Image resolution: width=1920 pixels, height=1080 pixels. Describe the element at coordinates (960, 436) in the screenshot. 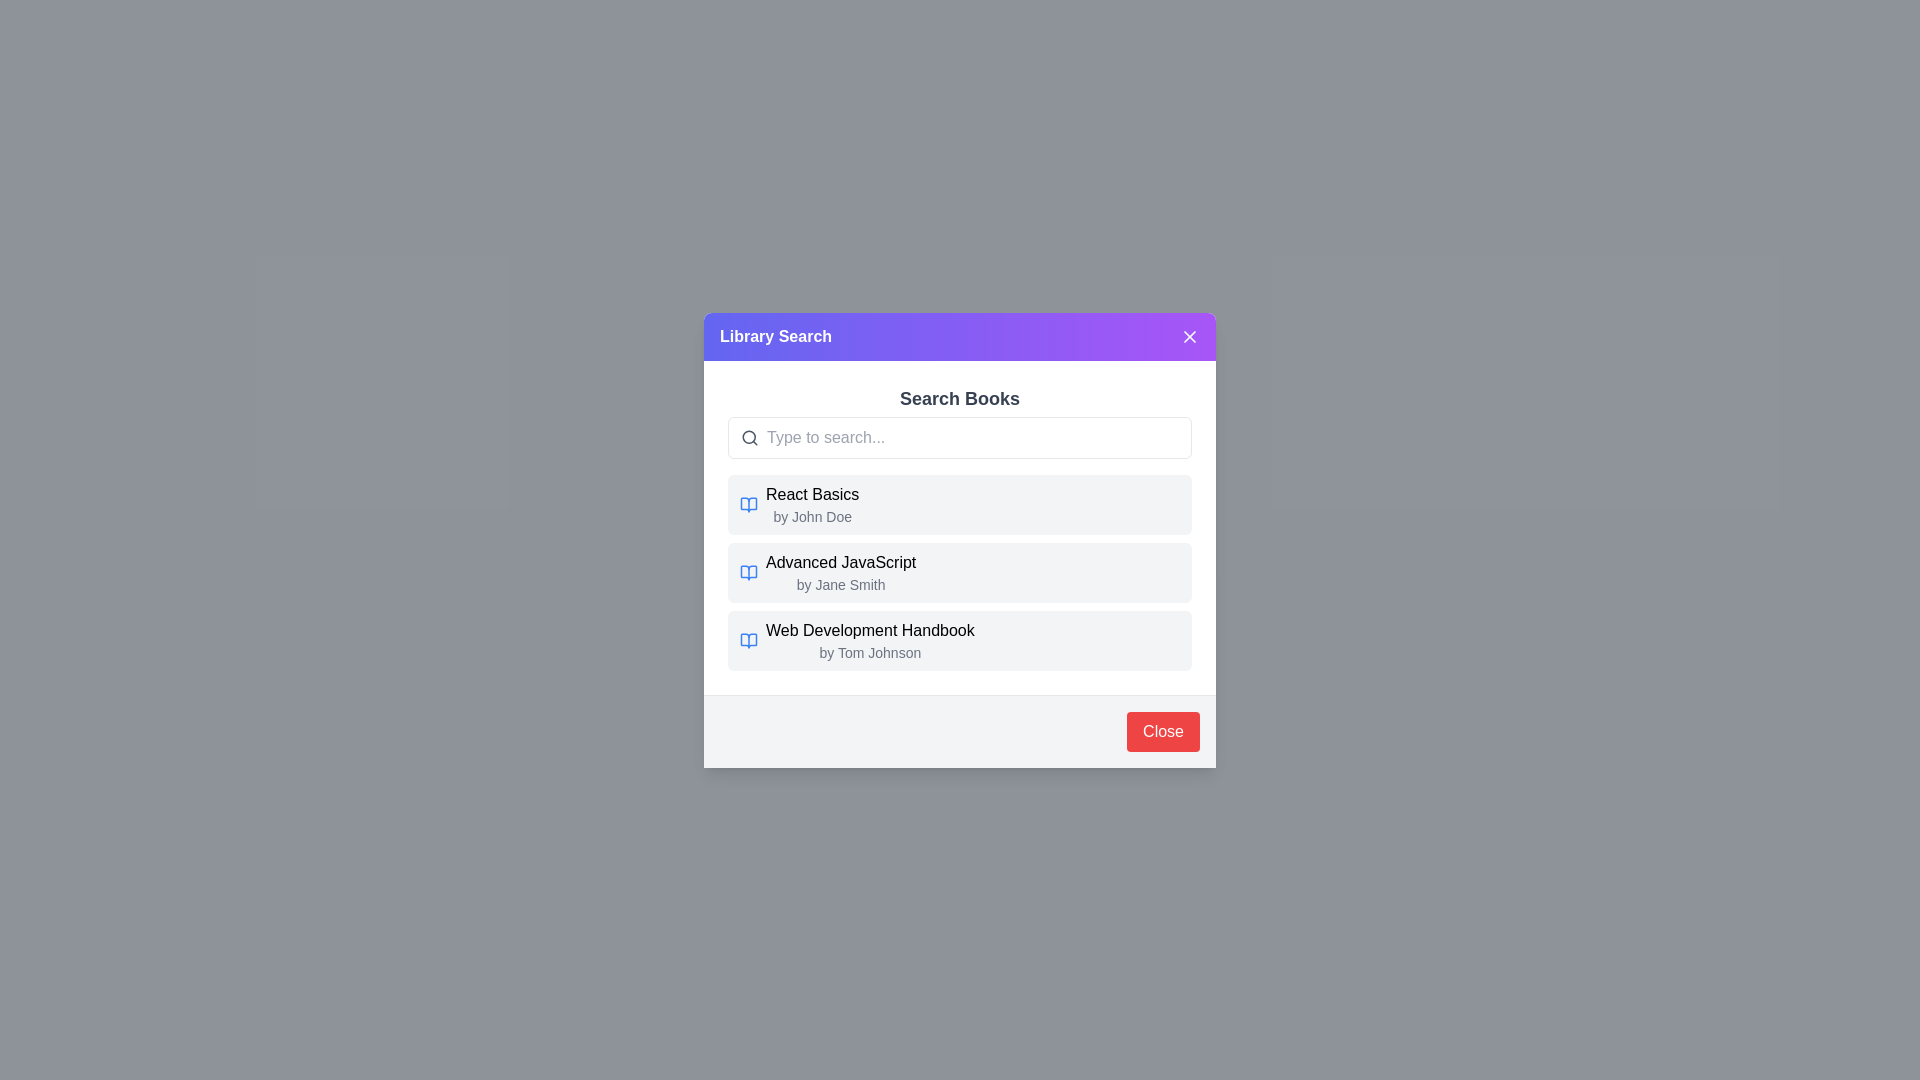

I see `inside the search input field located in the 'Search Books' dialog box to focus on it` at that location.